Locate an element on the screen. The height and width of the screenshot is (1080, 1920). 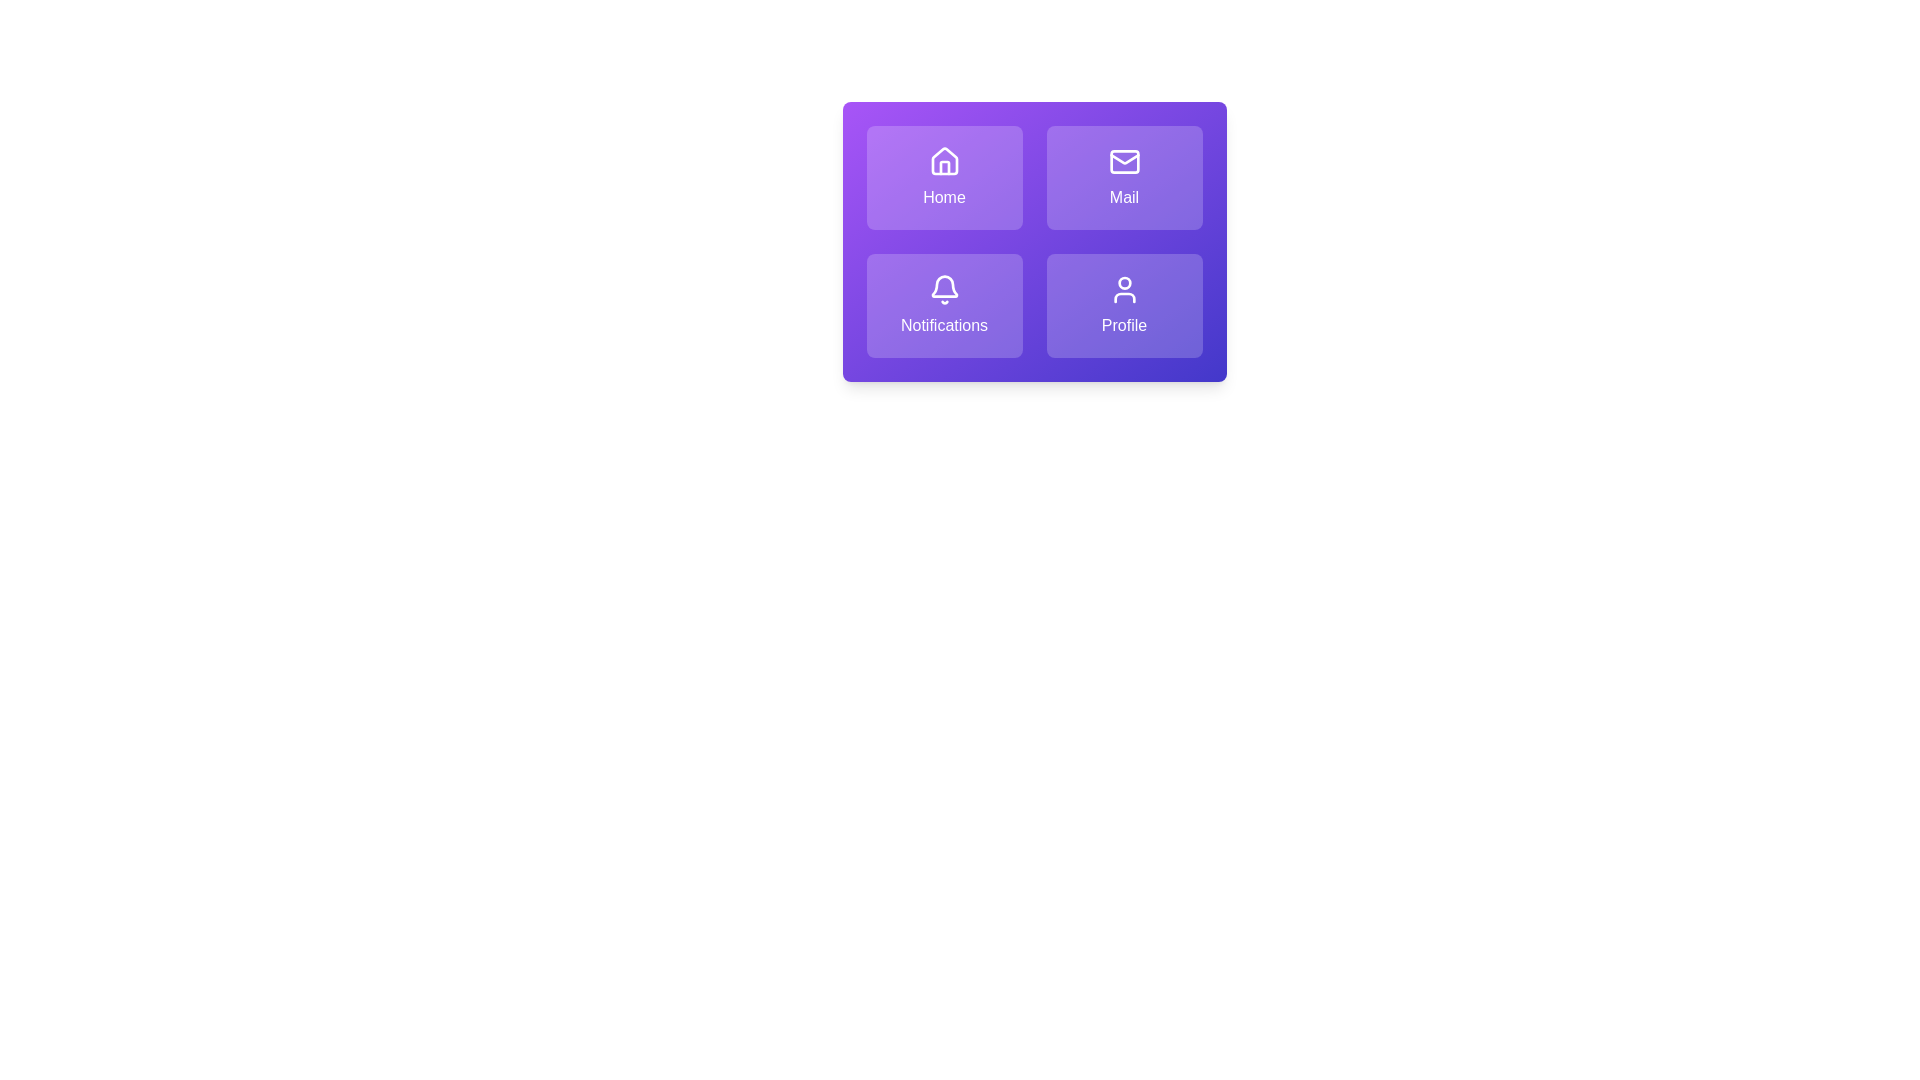
the tile labeled Profile to observe its hover effect is located at coordinates (1124, 305).